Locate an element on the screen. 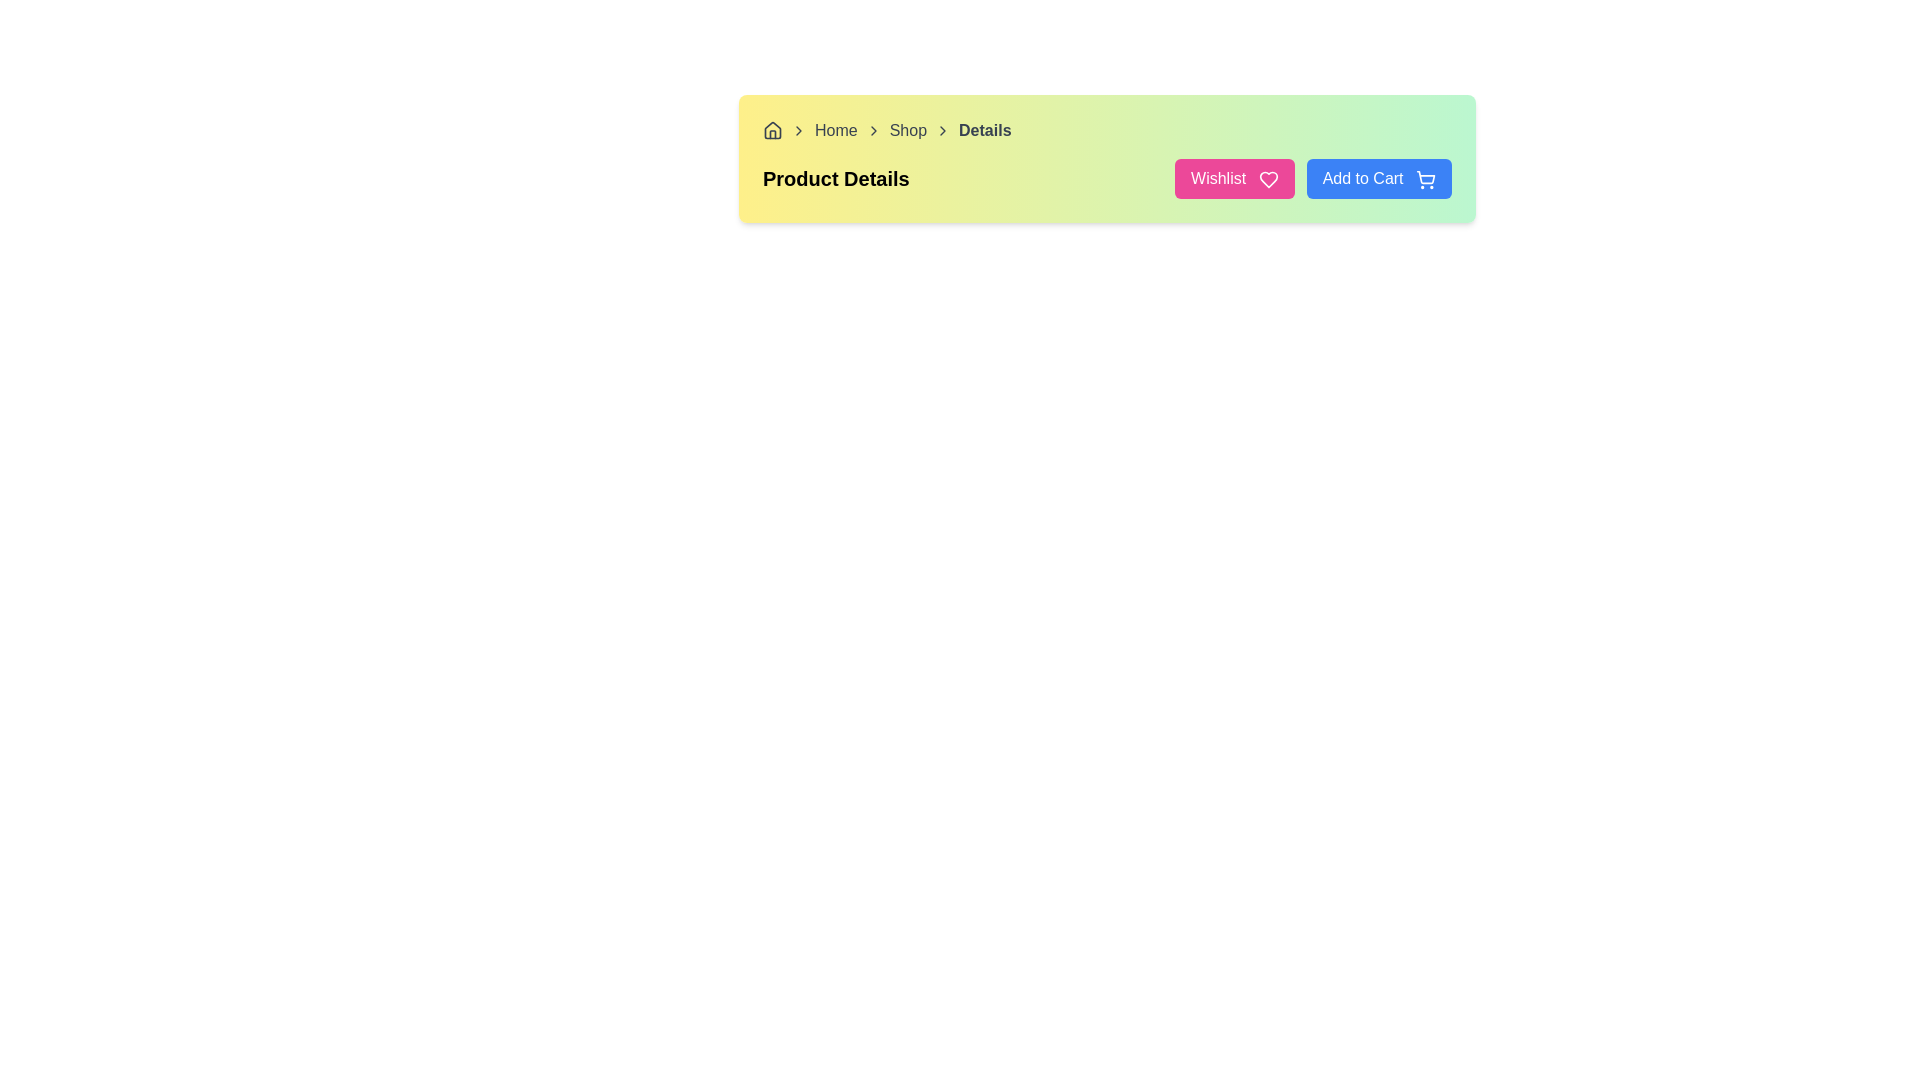 Image resolution: width=1920 pixels, height=1080 pixels. the right-pointing chevron icon in the breadcrumb navigation bar, located between the 'Home' and 'Shop' links is located at coordinates (873, 131).